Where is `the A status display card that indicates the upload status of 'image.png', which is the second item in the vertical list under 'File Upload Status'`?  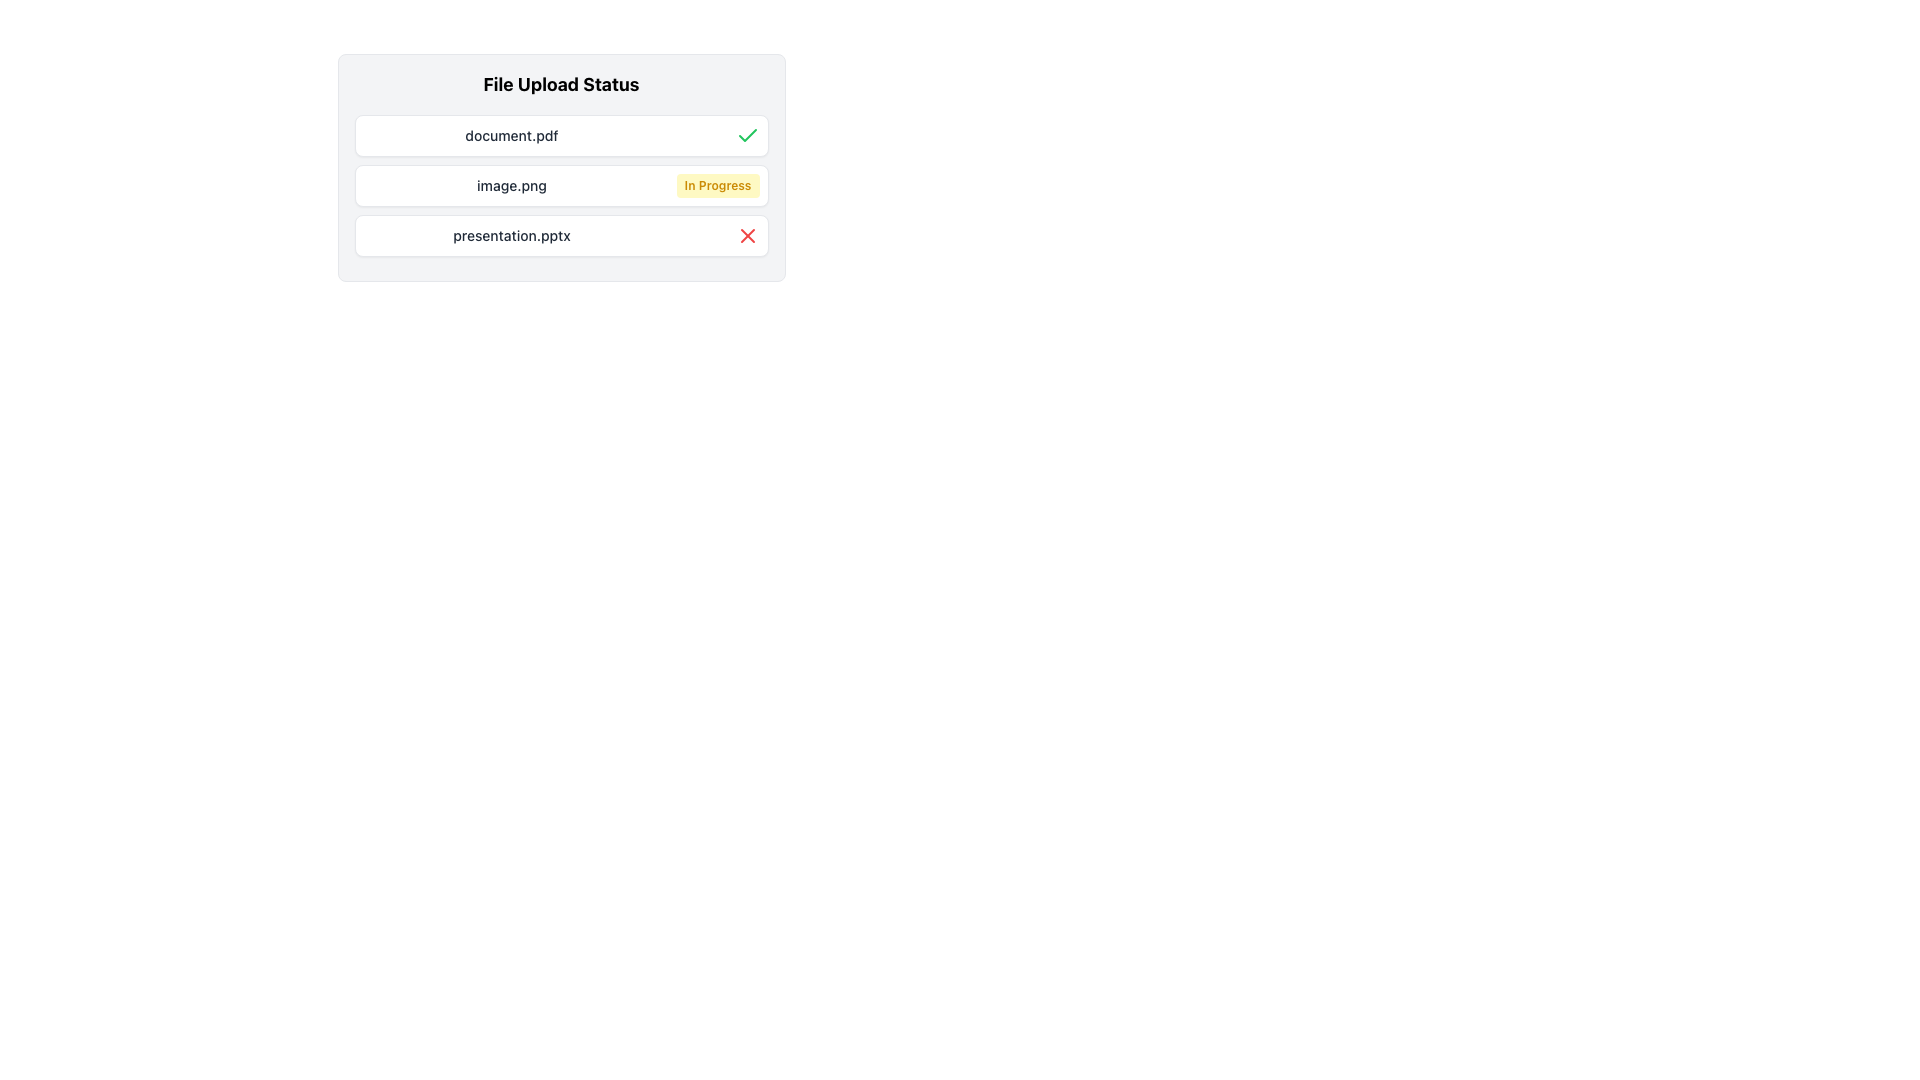 the A status display card that indicates the upload status of 'image.png', which is the second item in the vertical list under 'File Upload Status' is located at coordinates (560, 185).